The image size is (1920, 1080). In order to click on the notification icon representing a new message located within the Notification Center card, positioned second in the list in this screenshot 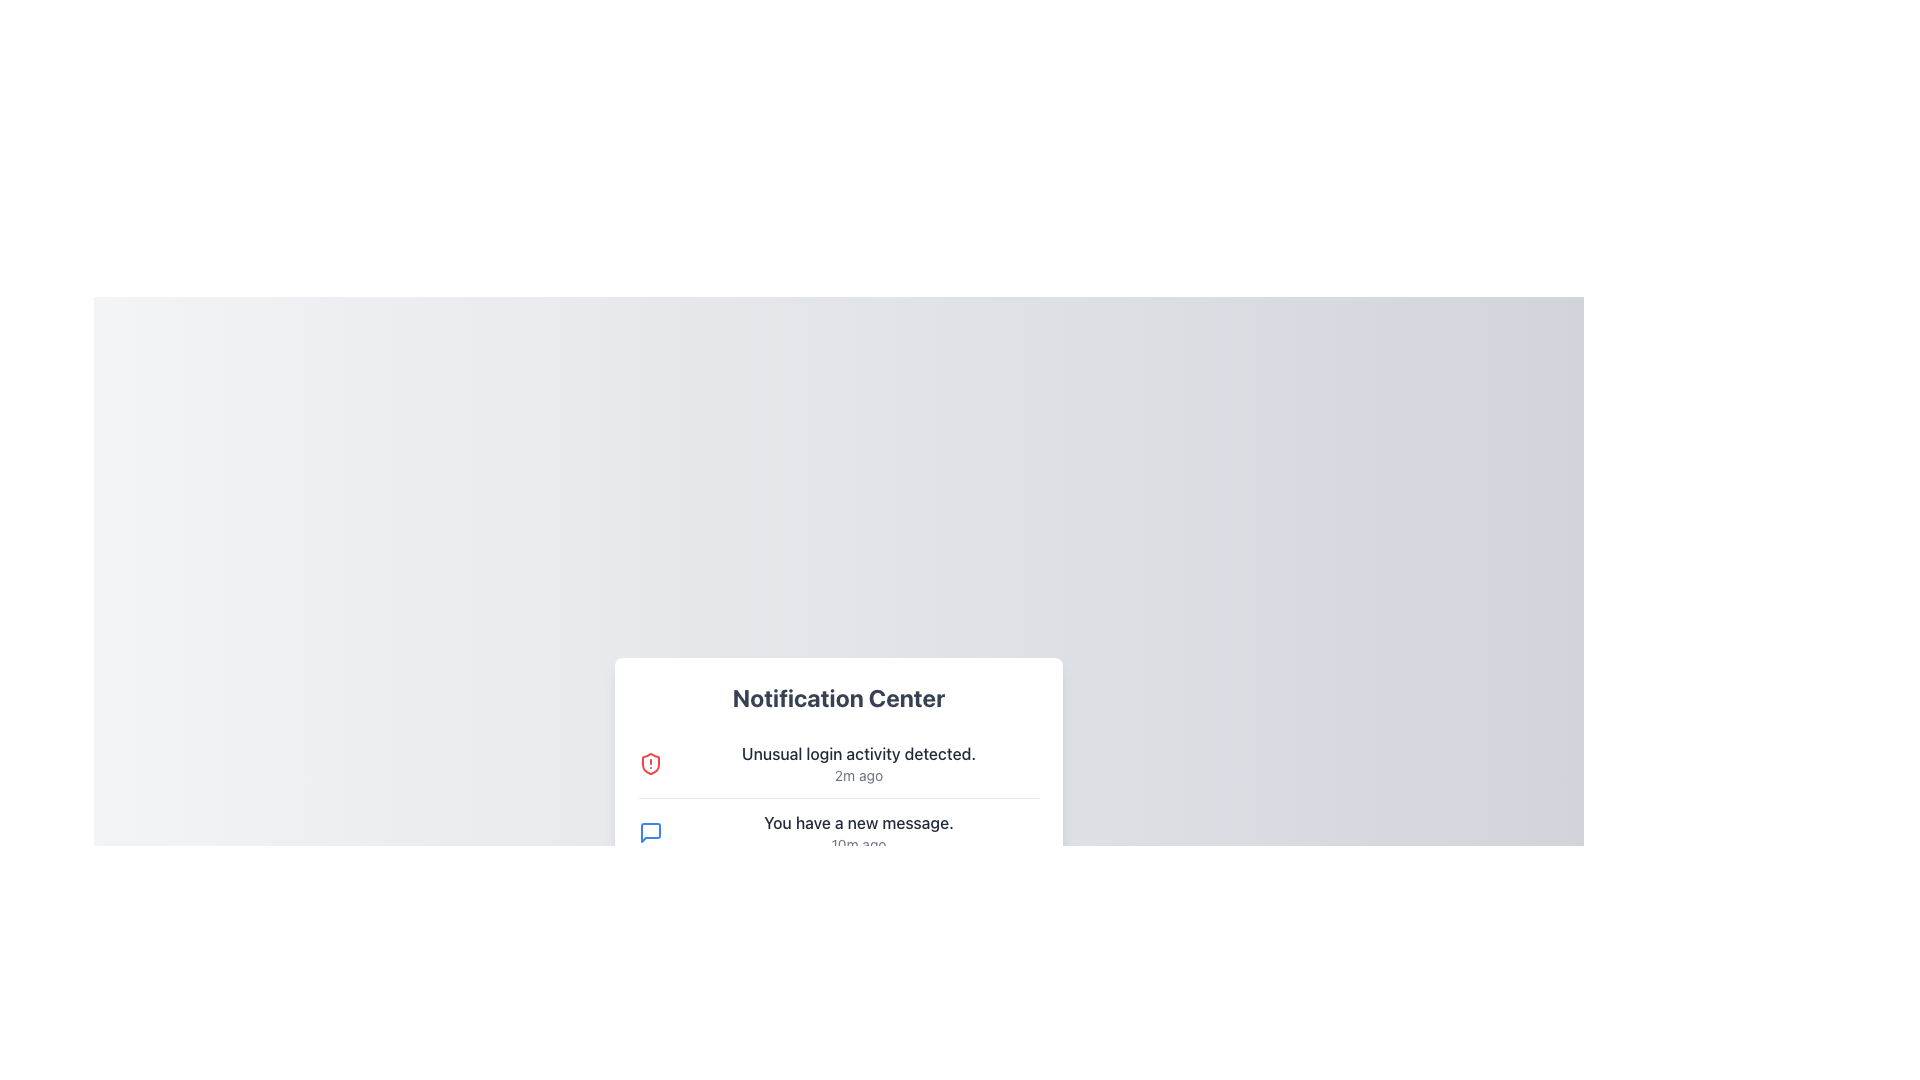, I will do `click(651, 833)`.